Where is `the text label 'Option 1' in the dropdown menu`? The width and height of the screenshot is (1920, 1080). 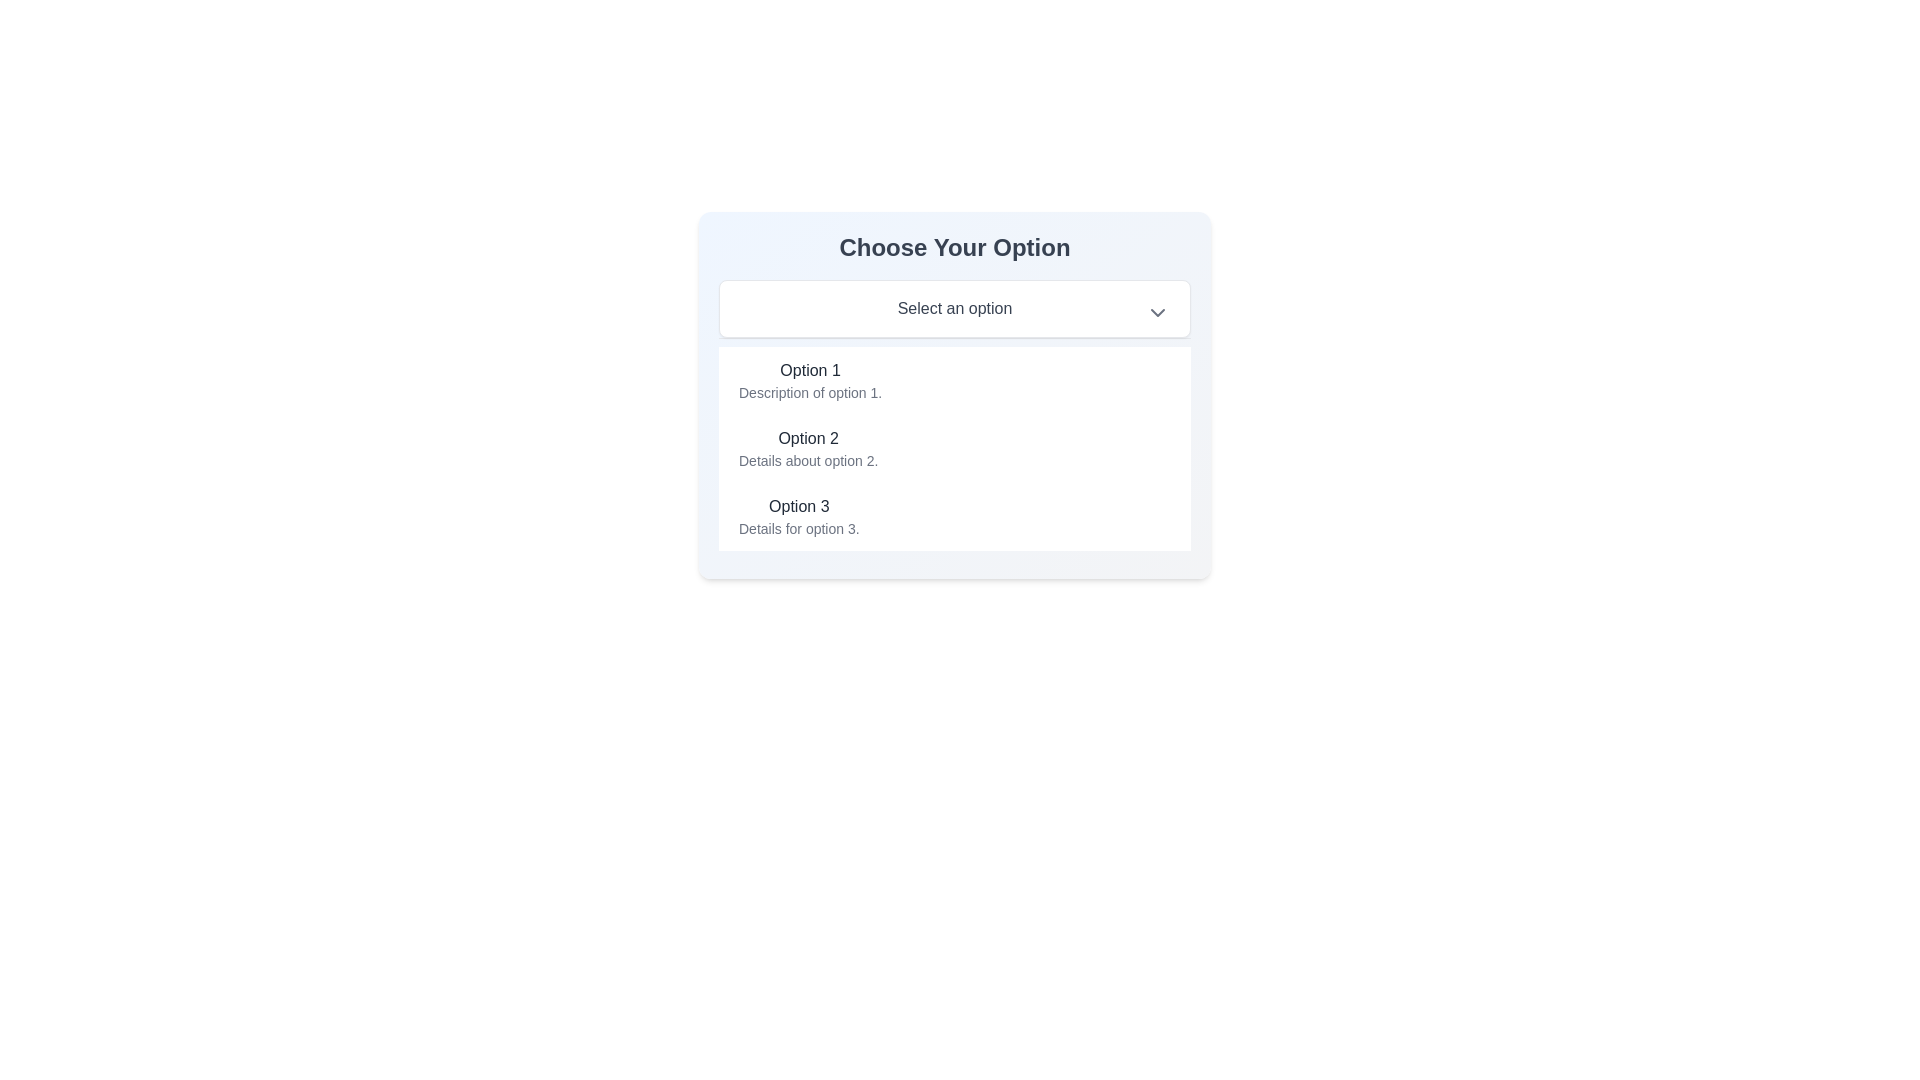 the text label 'Option 1' in the dropdown menu is located at coordinates (810, 370).